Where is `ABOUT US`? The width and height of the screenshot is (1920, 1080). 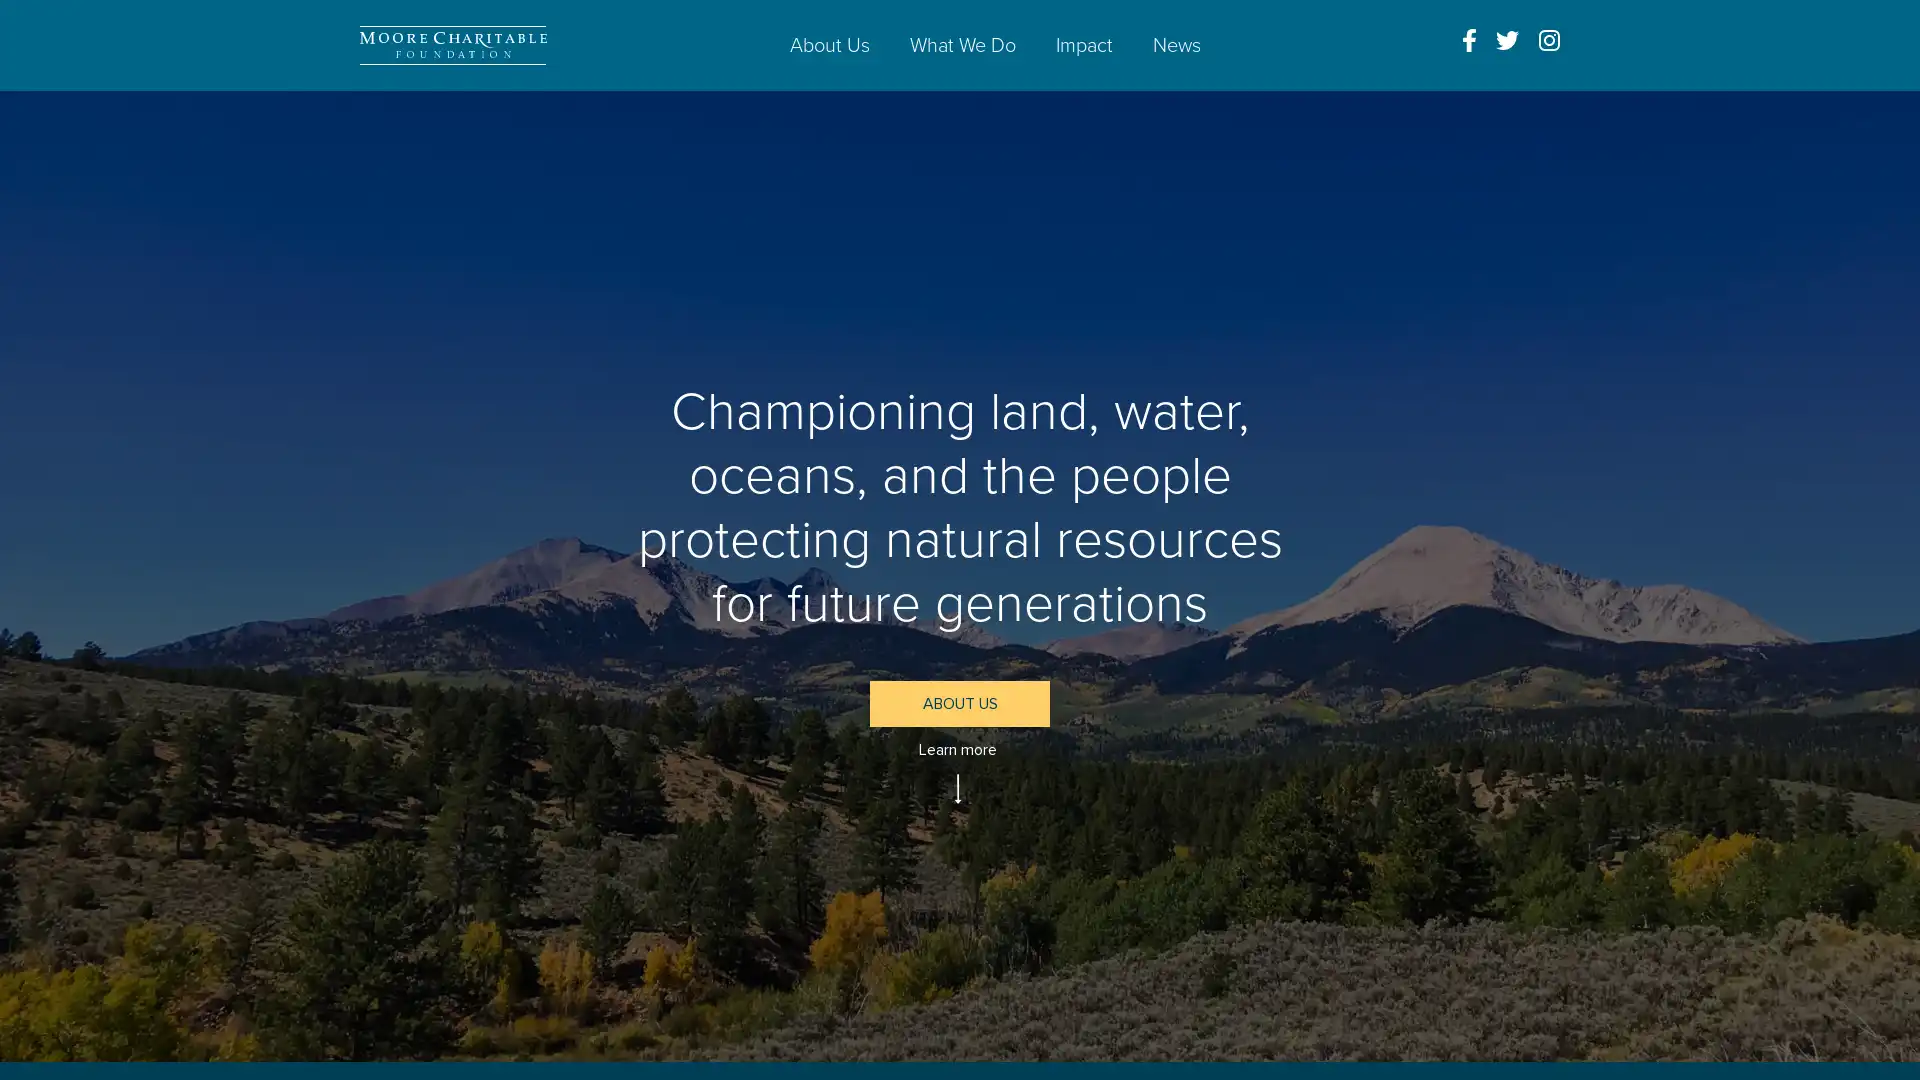
ABOUT US is located at coordinates (960, 703).